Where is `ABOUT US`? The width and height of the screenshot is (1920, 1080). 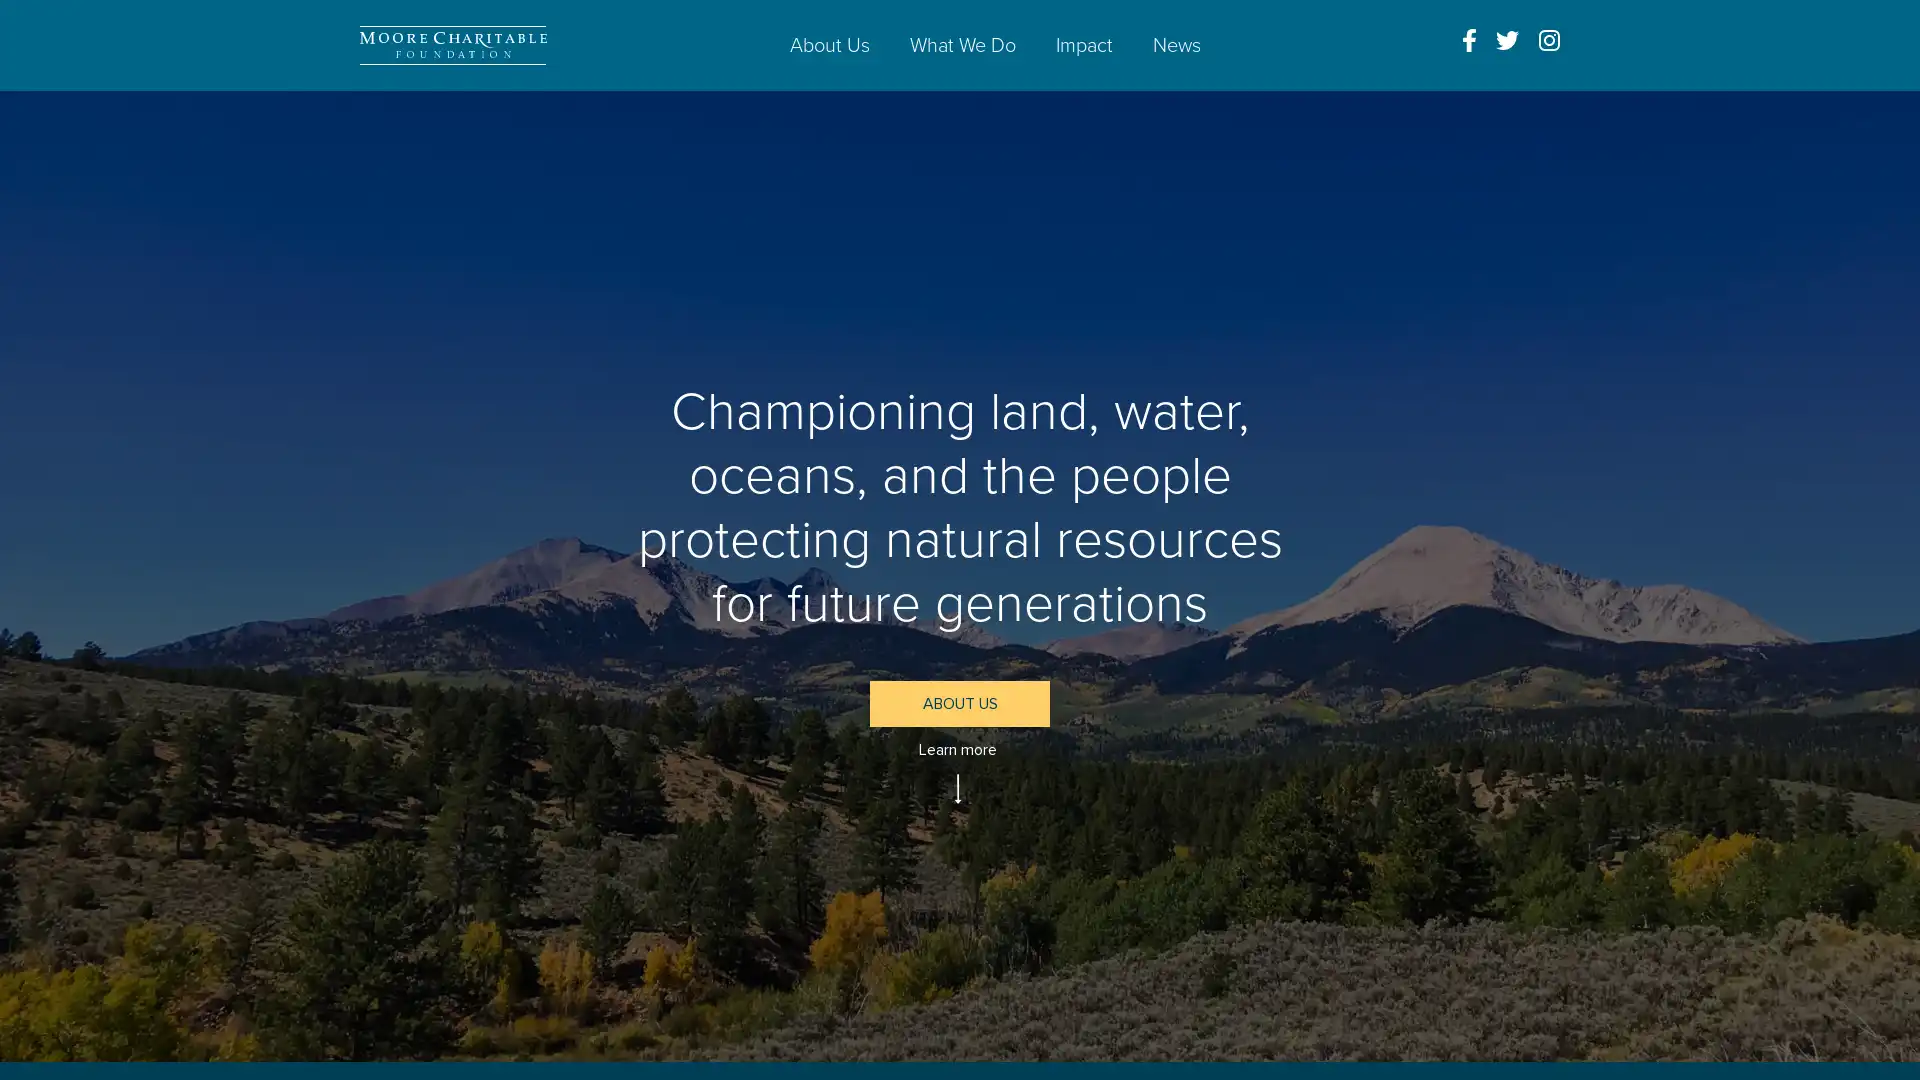
ABOUT US is located at coordinates (960, 703).